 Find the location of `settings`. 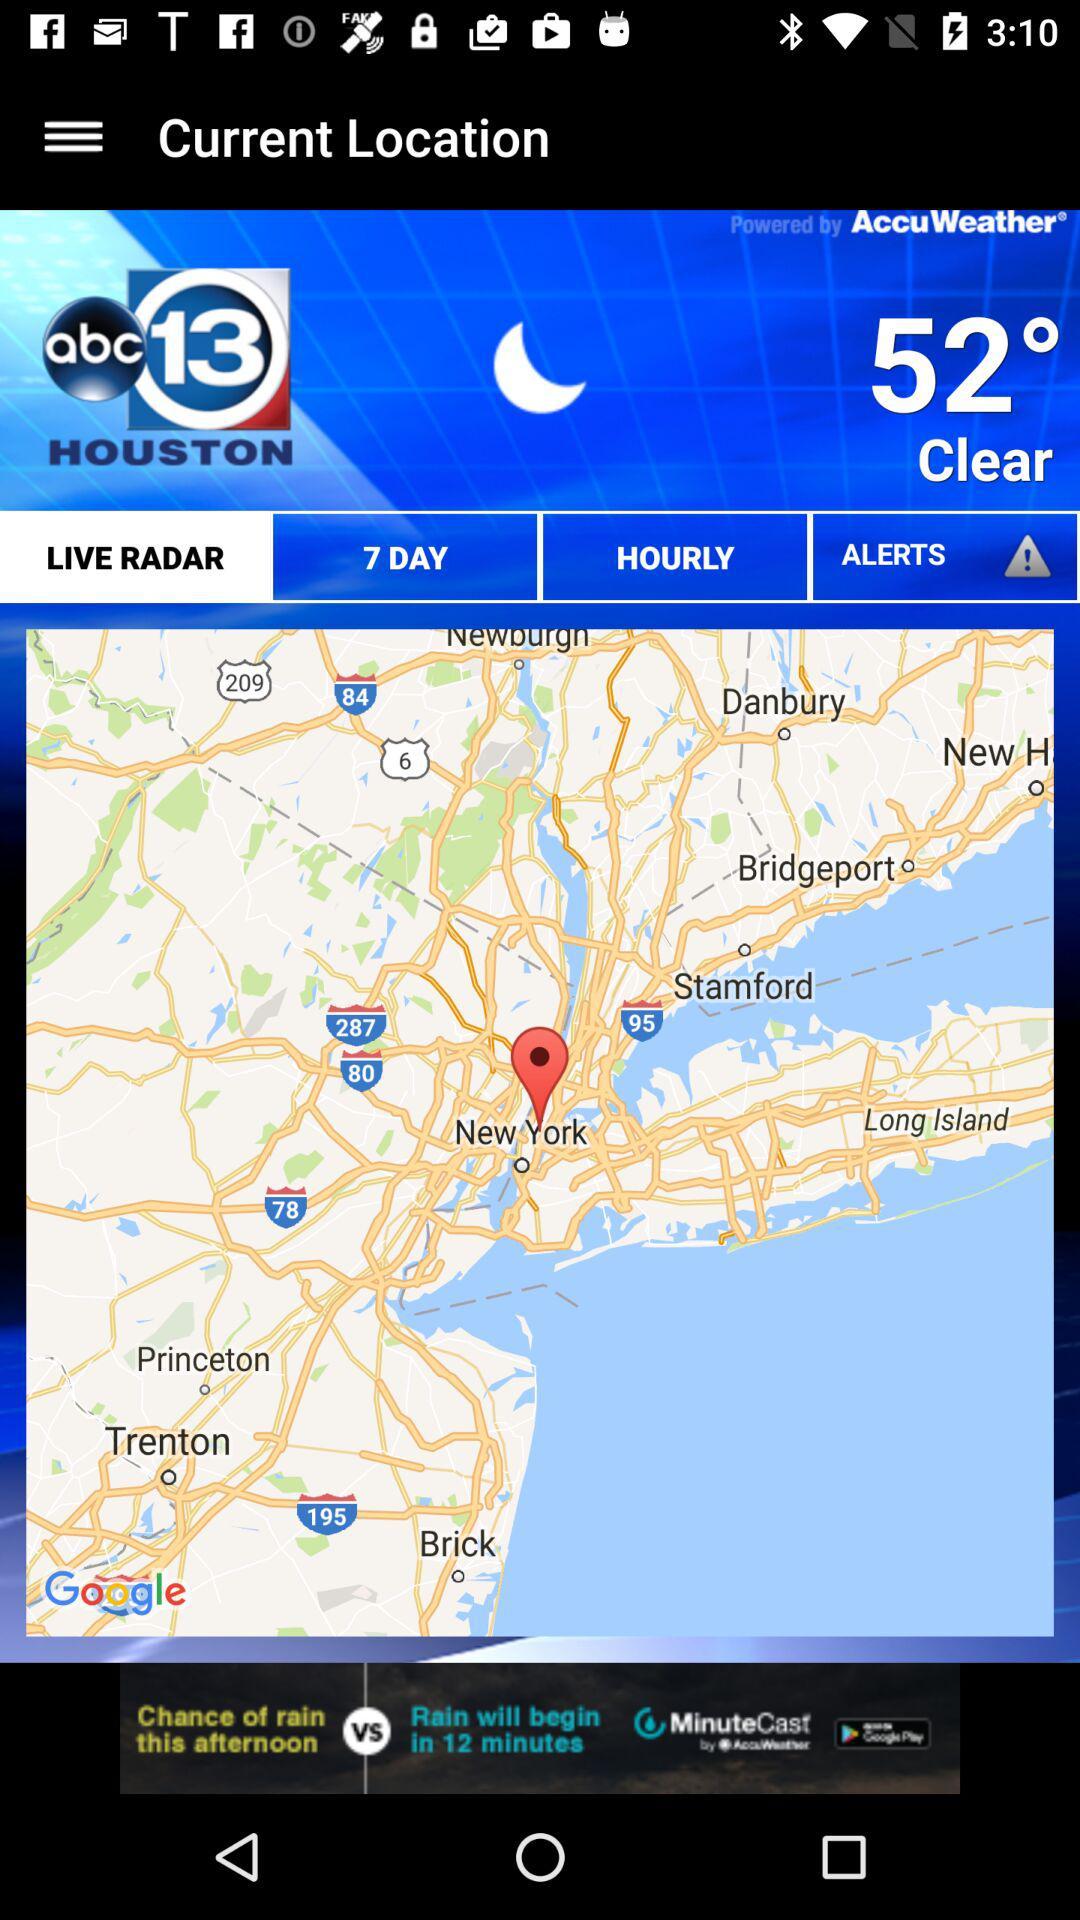

settings is located at coordinates (72, 135).